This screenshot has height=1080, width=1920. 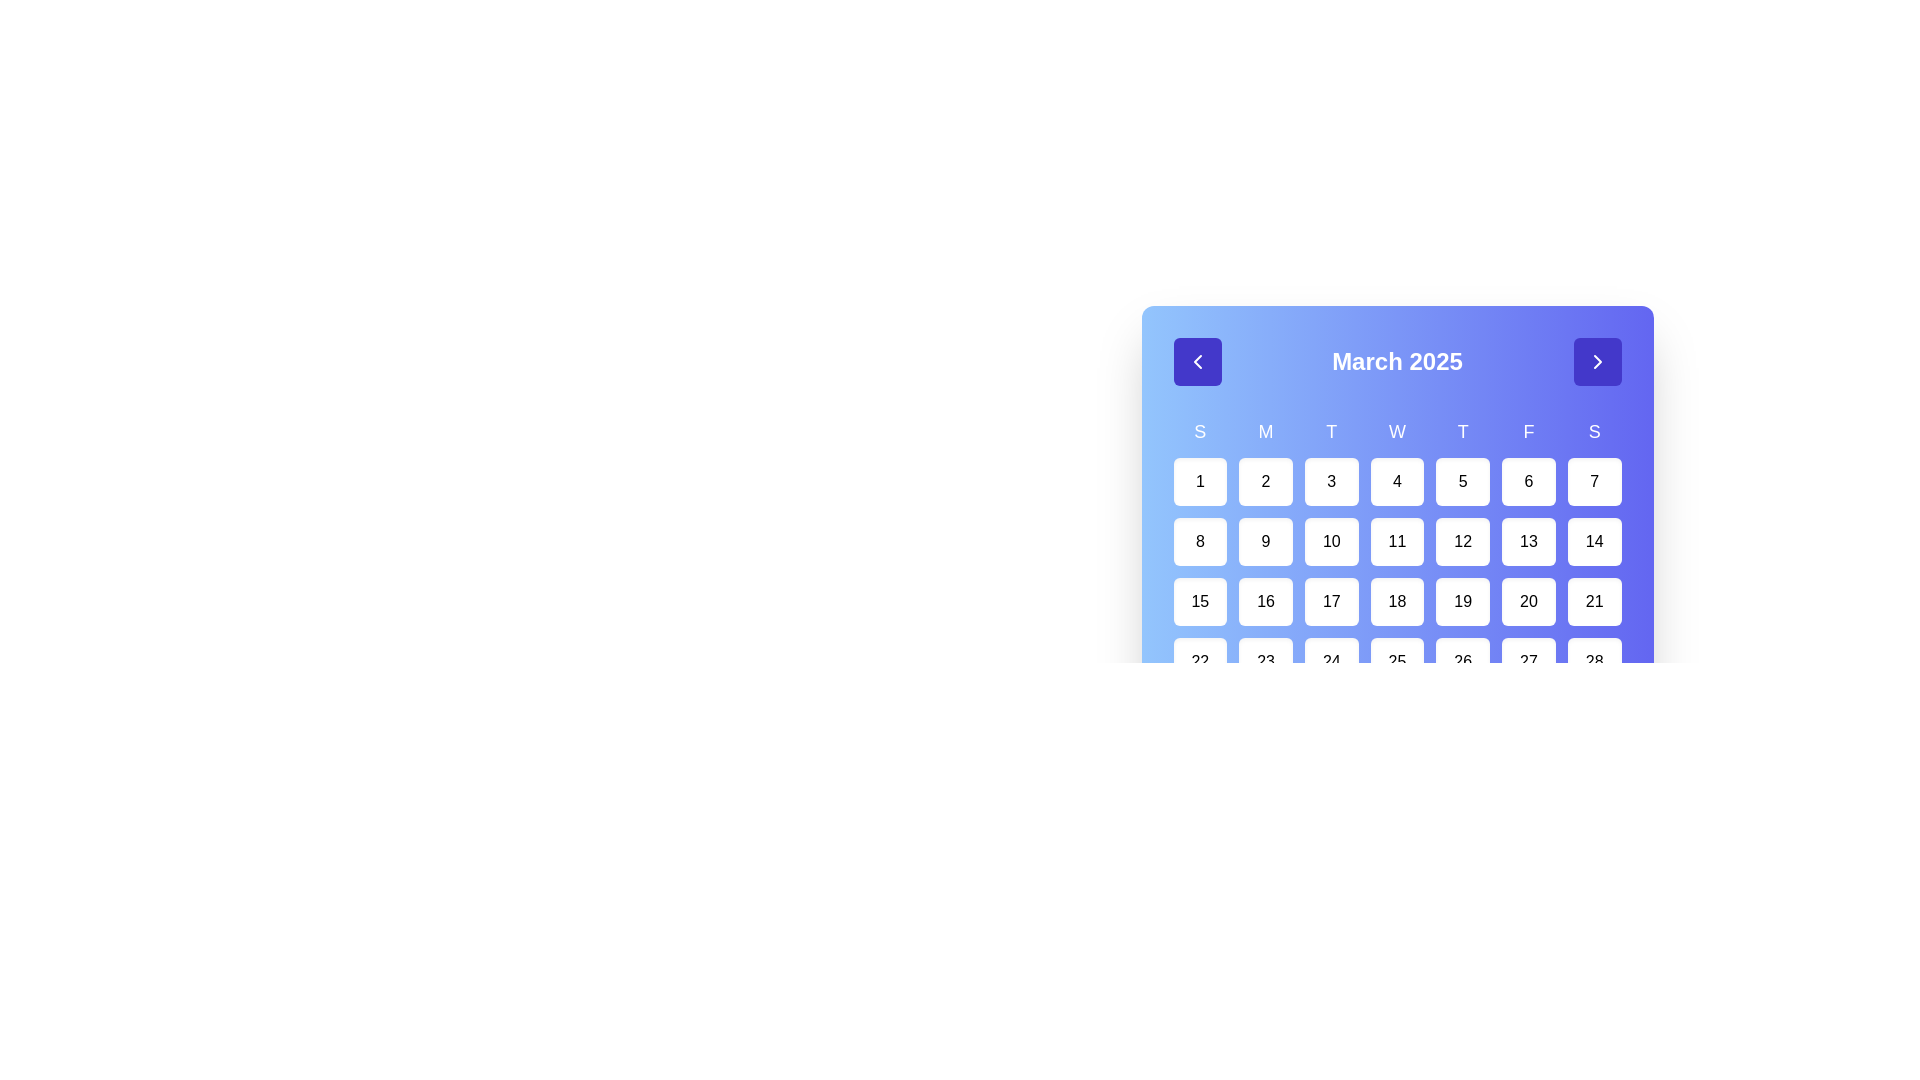 I want to click on a specific day within the Calendar grid displayed below the title 'March 2025', so click(x=1396, y=611).